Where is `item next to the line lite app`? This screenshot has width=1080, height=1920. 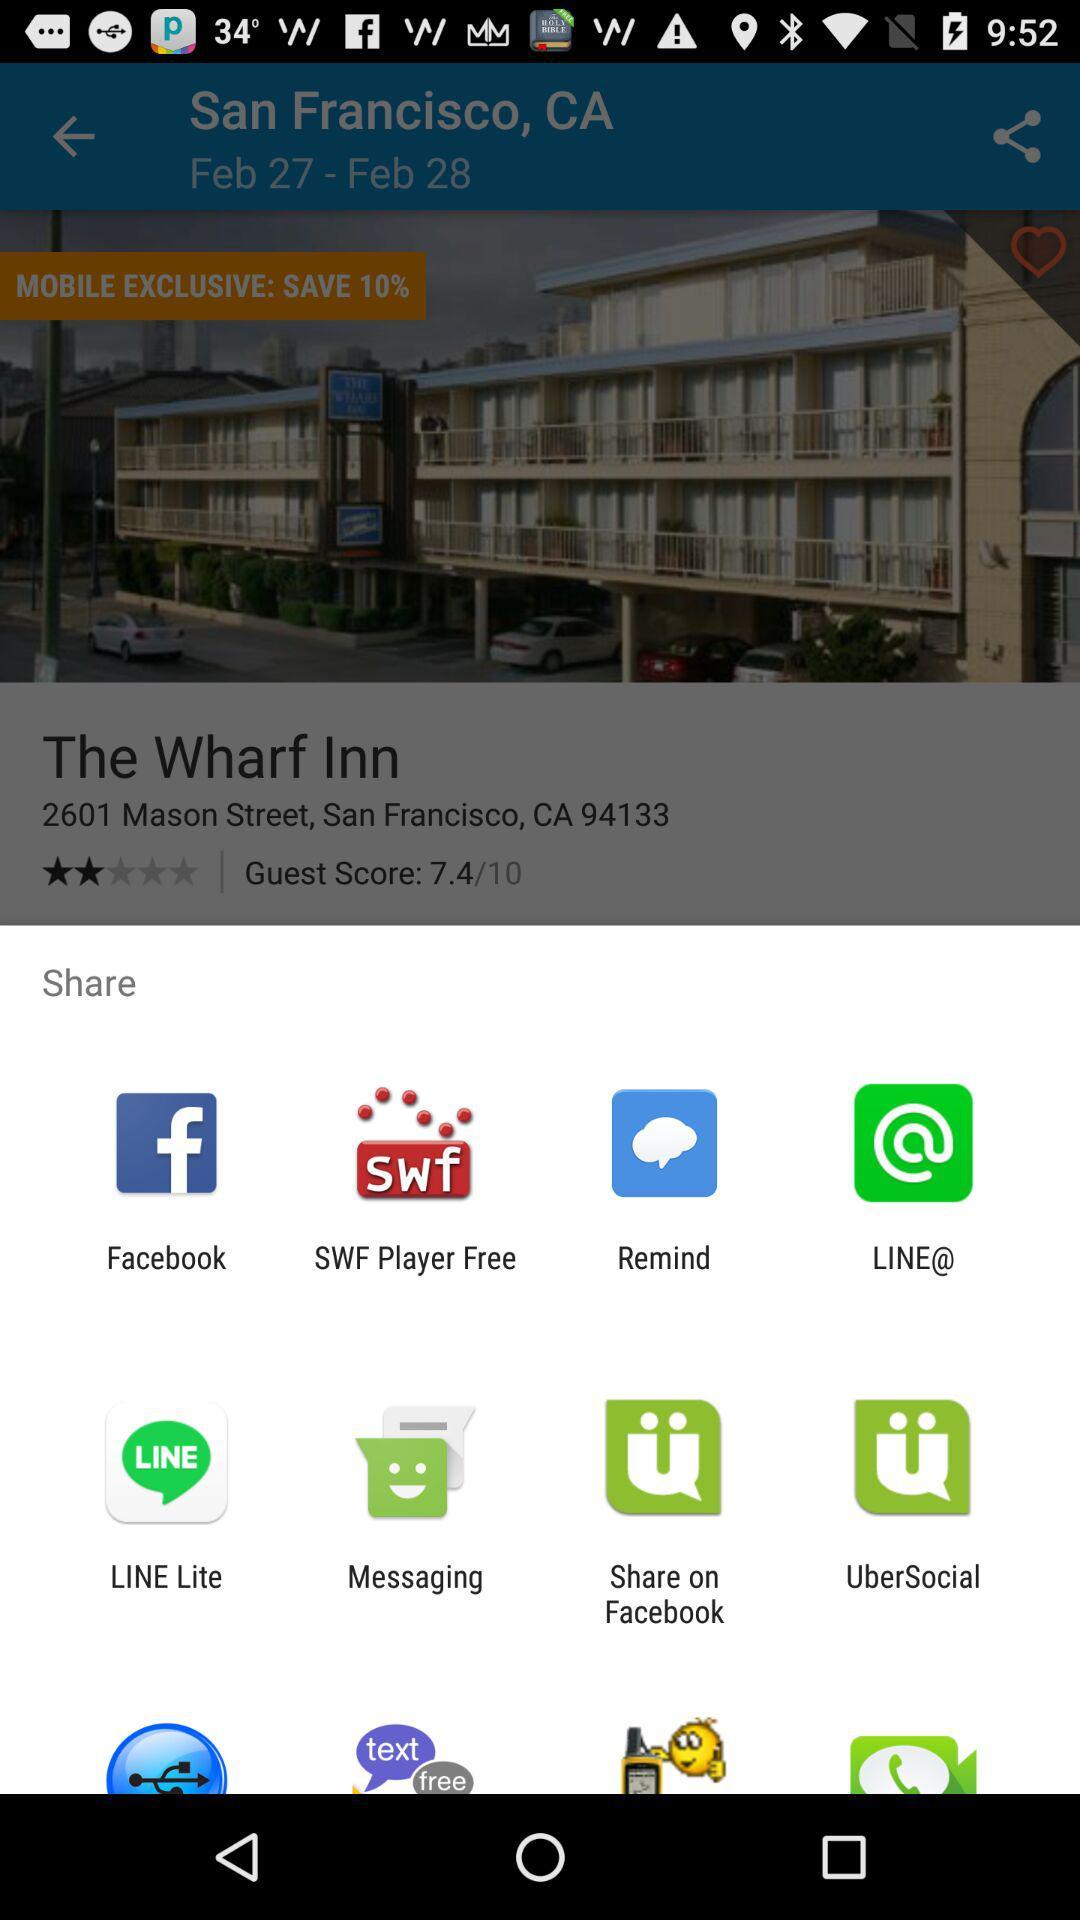 item next to the line lite app is located at coordinates (414, 1592).